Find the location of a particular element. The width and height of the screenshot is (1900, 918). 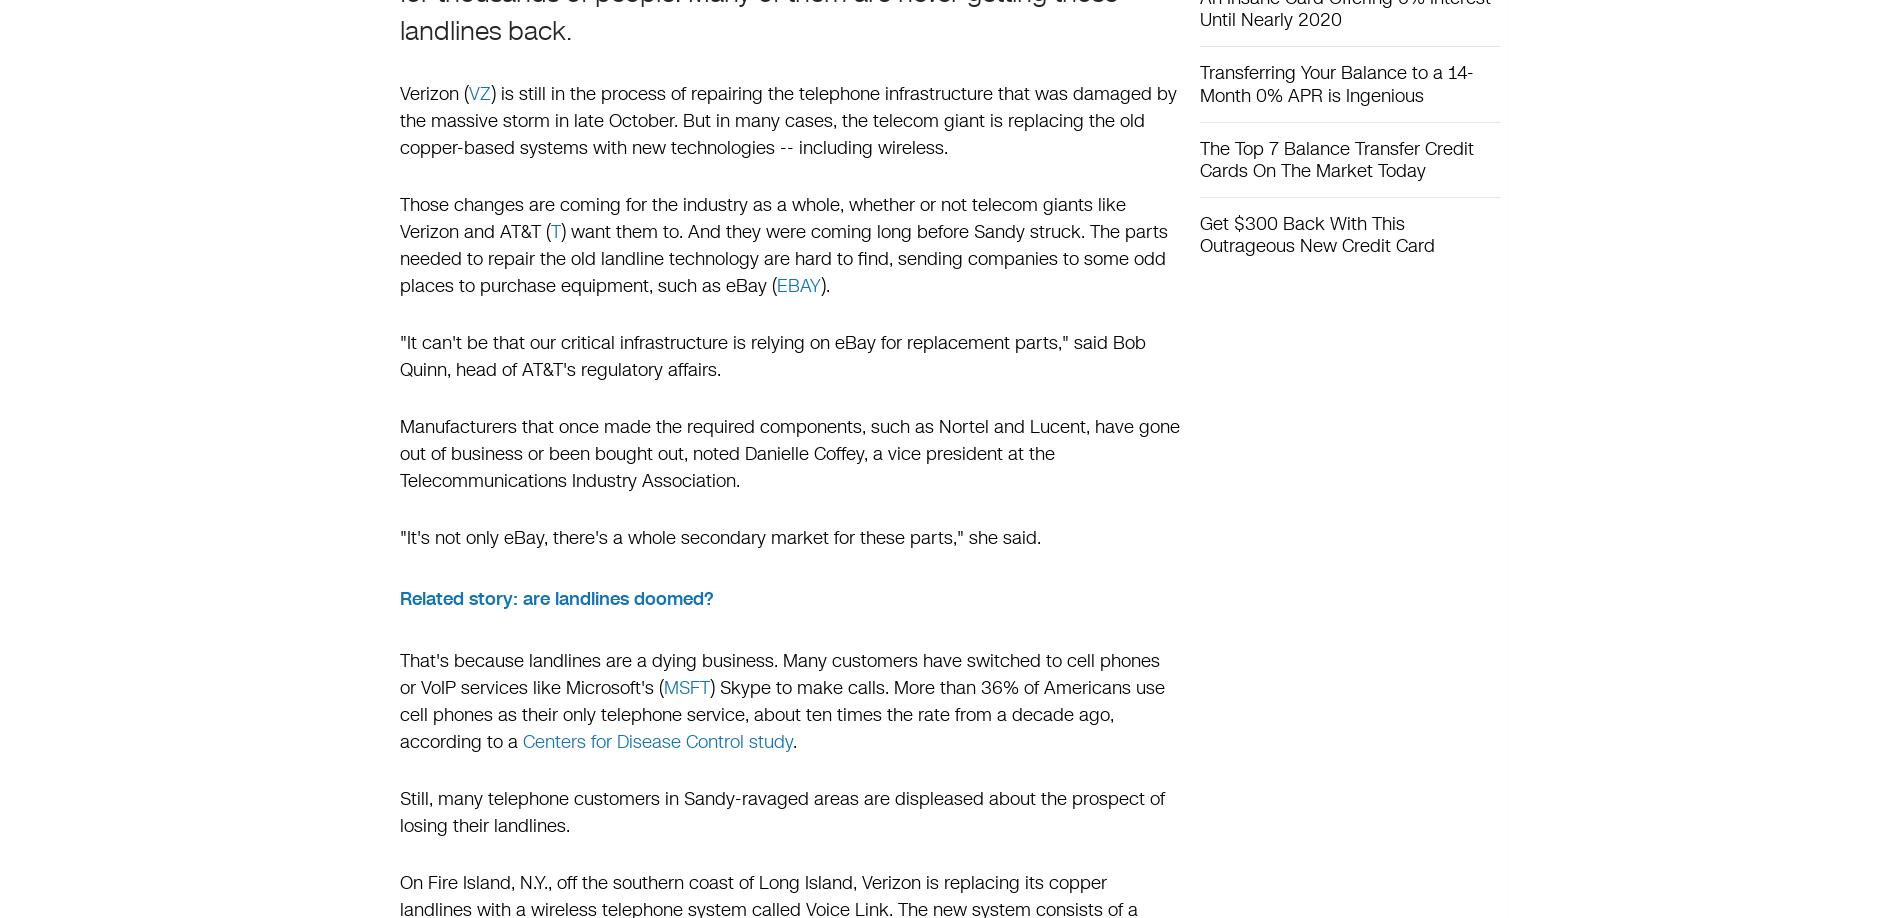

'Verizon' is located at coordinates (398, 93).